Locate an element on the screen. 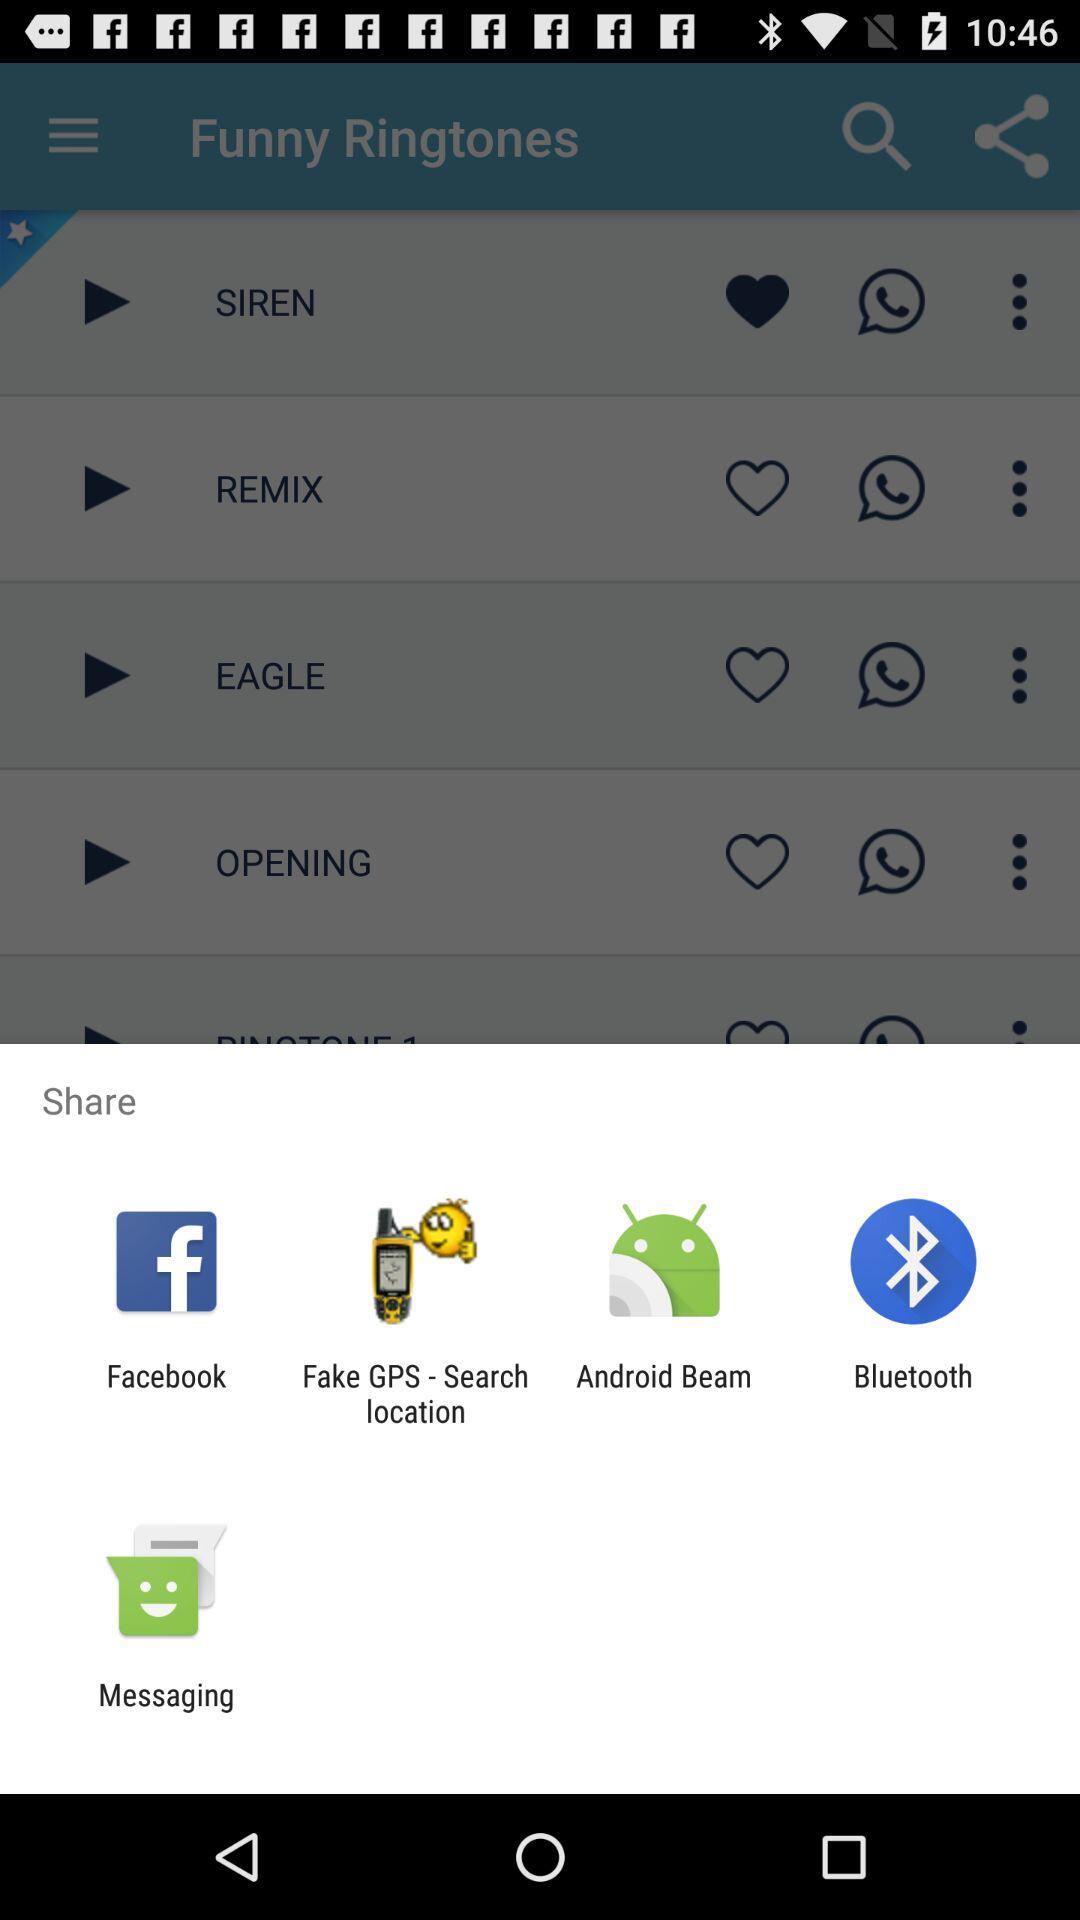 The image size is (1080, 1920). the app to the left of bluetooth app is located at coordinates (664, 1392).